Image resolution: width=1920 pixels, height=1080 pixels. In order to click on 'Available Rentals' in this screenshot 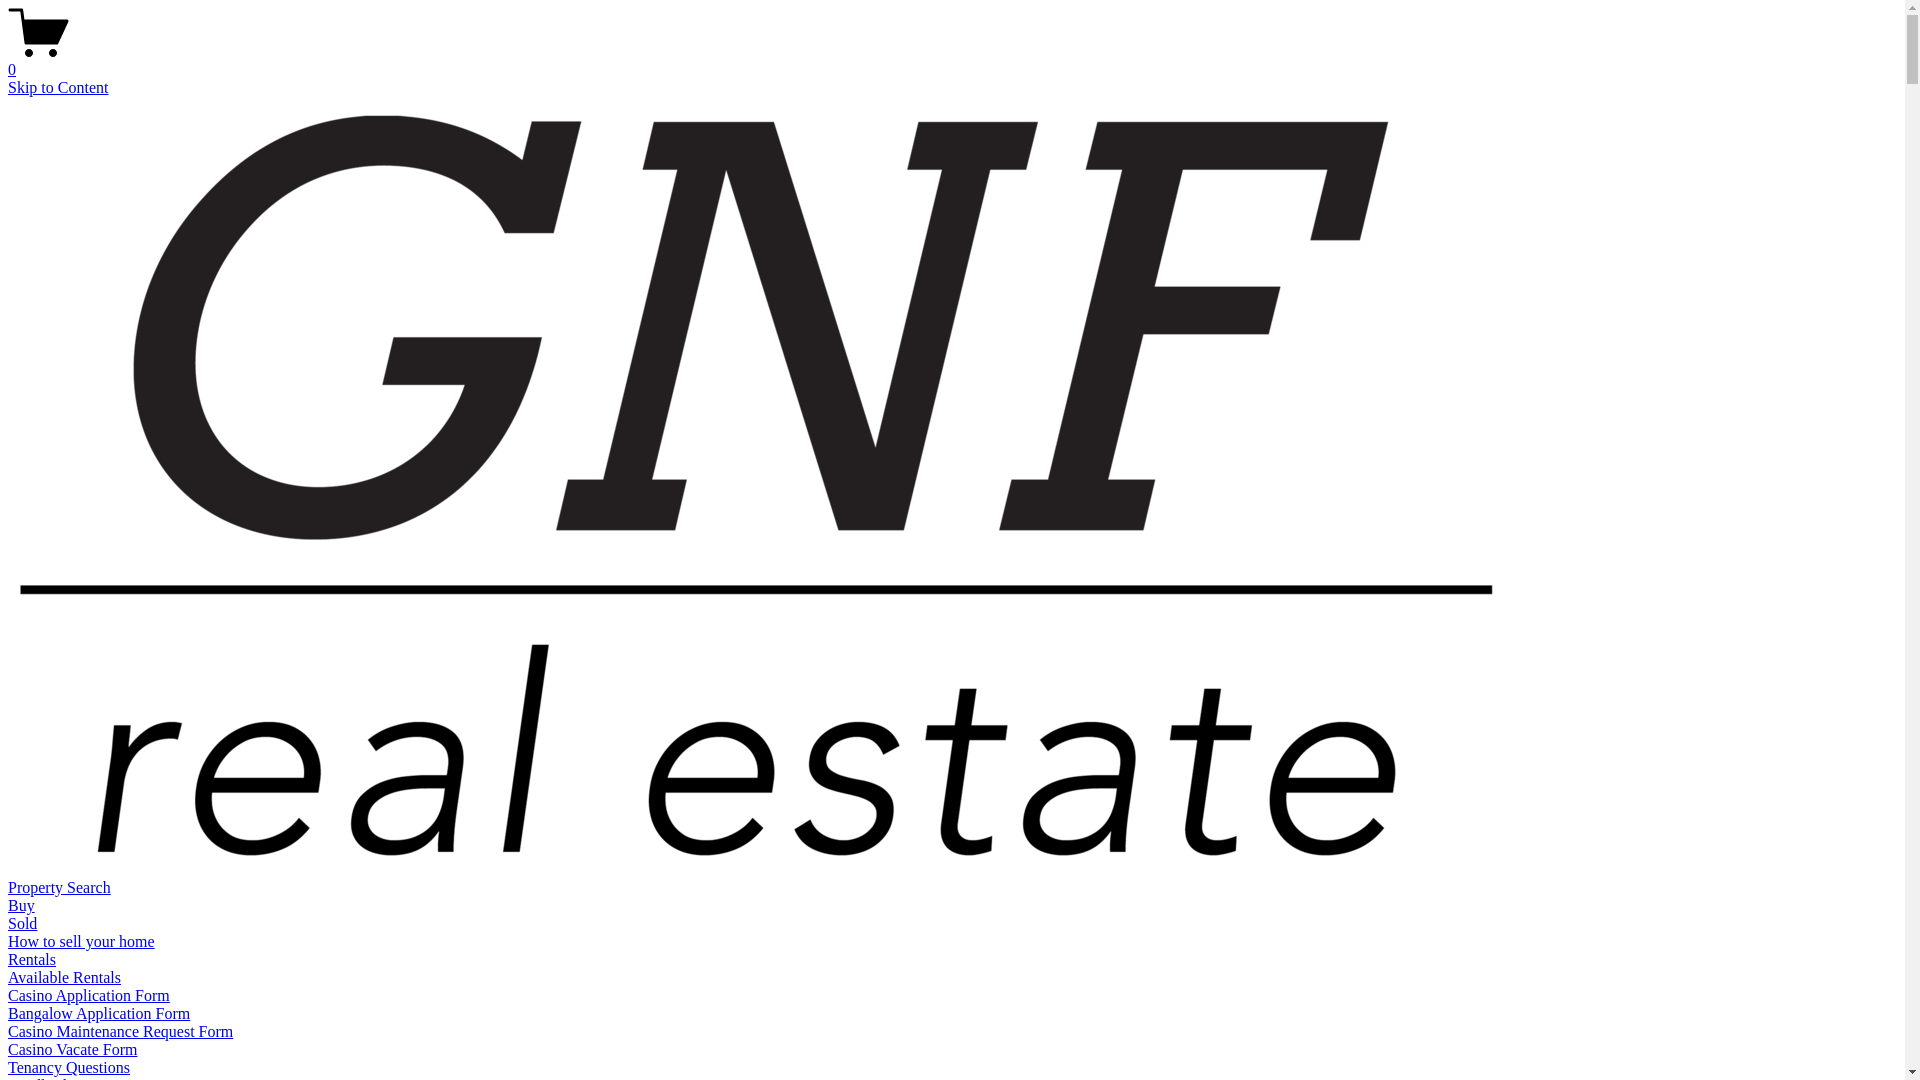, I will do `click(8, 976)`.